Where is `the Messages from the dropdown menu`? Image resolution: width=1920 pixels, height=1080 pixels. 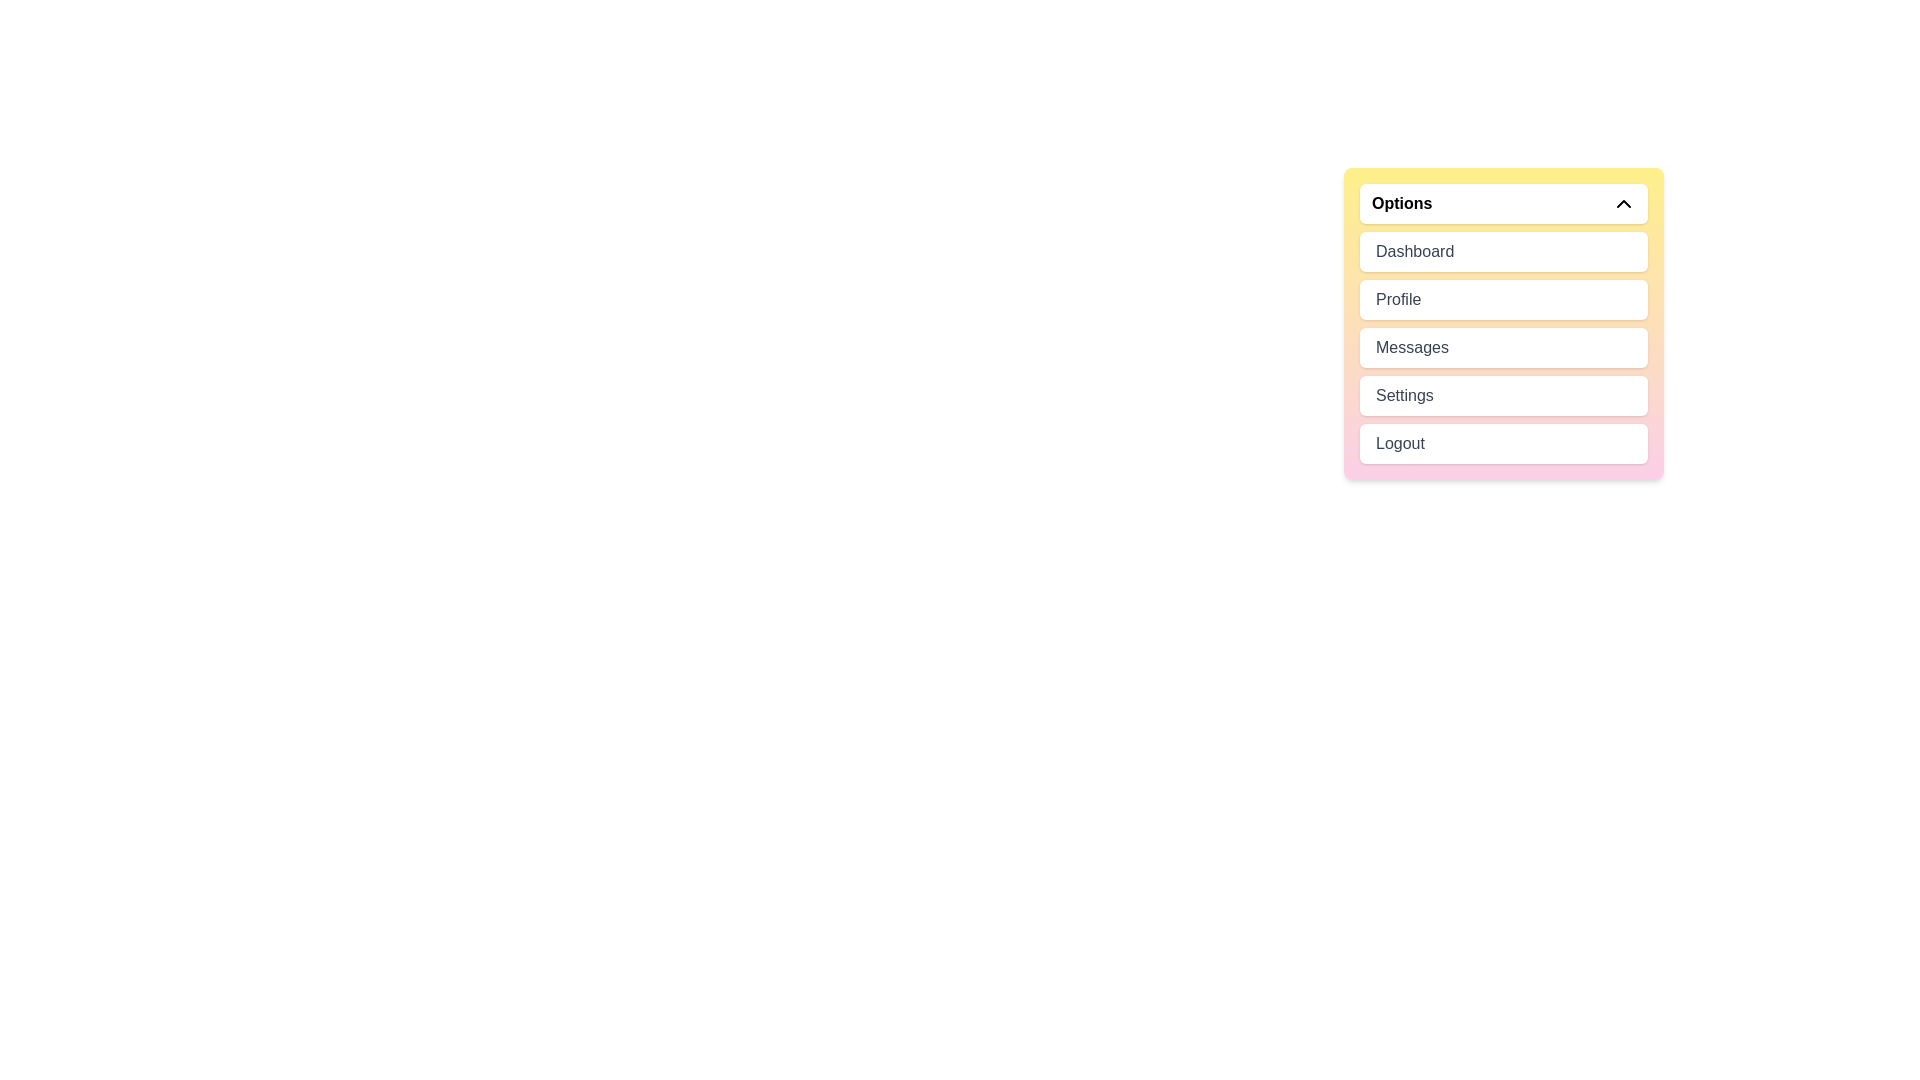 the Messages from the dropdown menu is located at coordinates (1503, 346).